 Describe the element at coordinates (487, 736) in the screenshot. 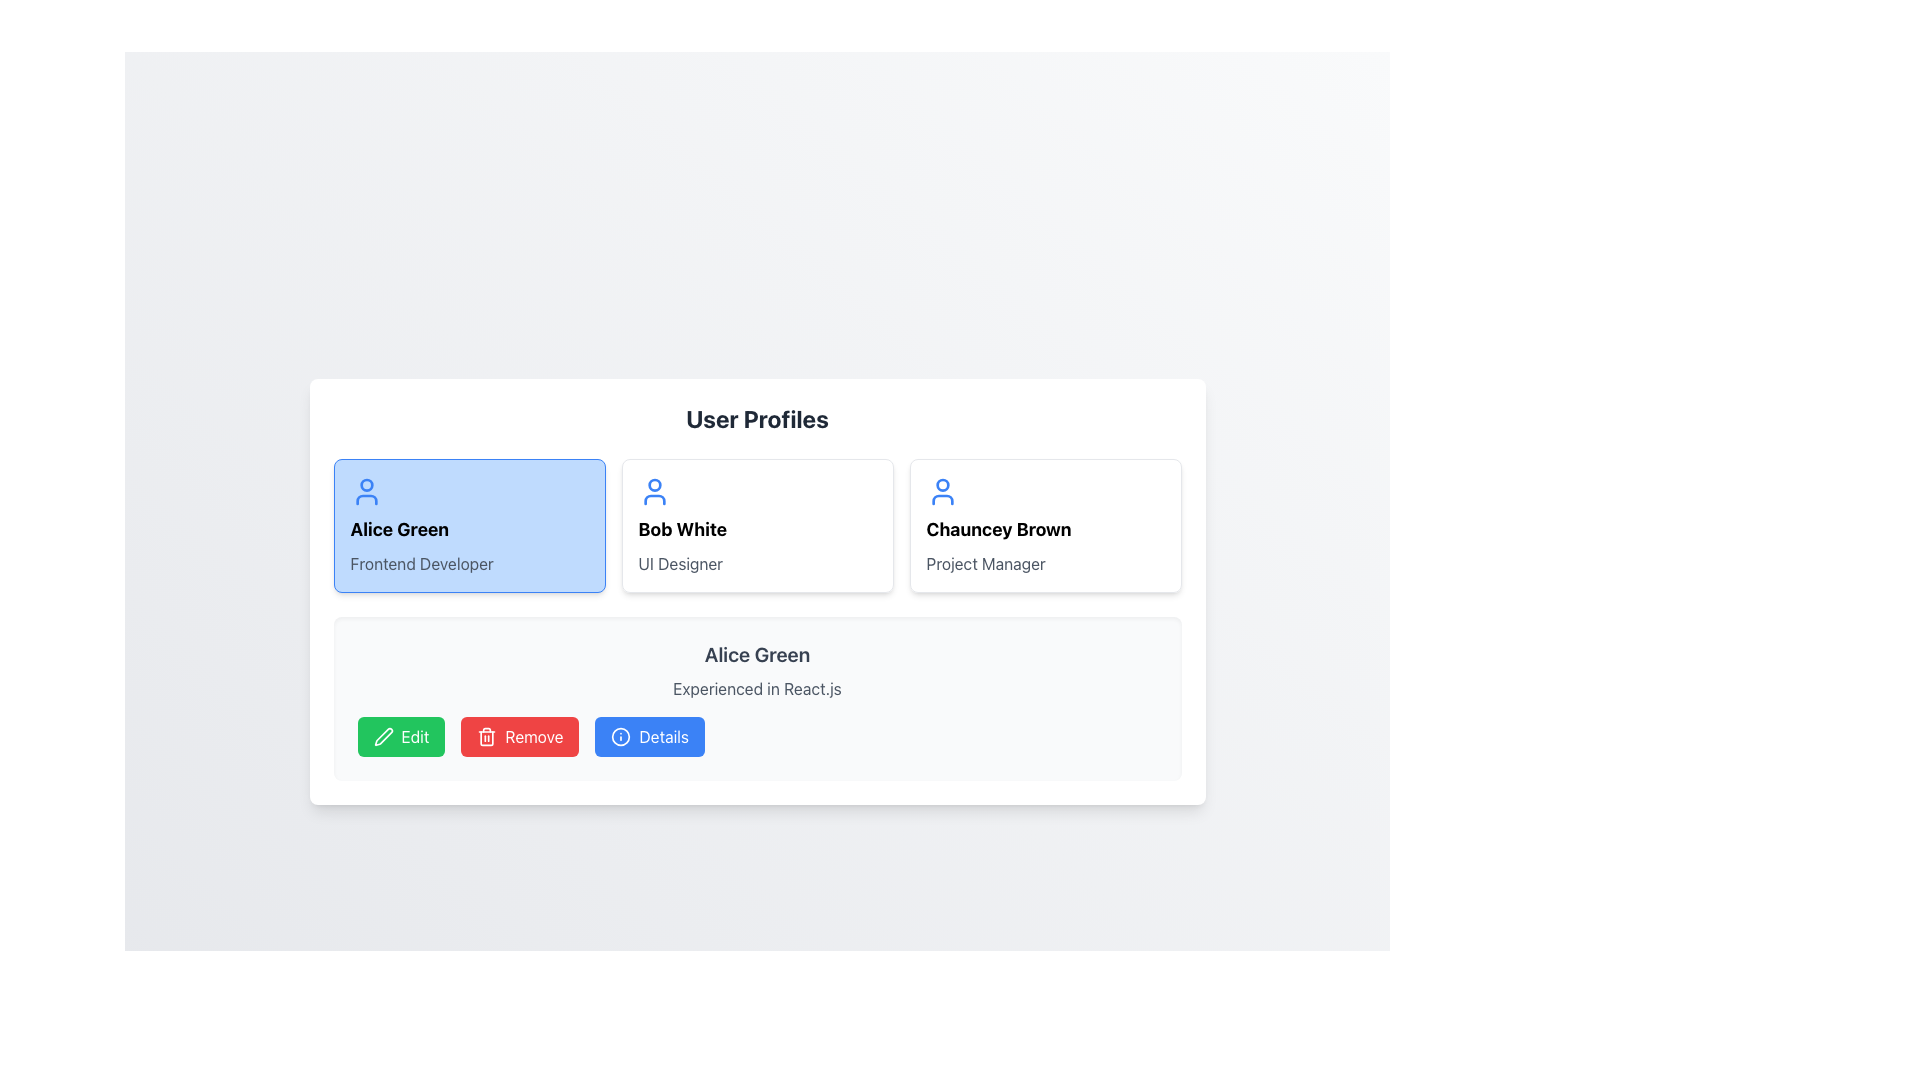

I see `the delete icon located within the 'Remove' button at the bottom of the 'Alice Green' user profile card` at that location.